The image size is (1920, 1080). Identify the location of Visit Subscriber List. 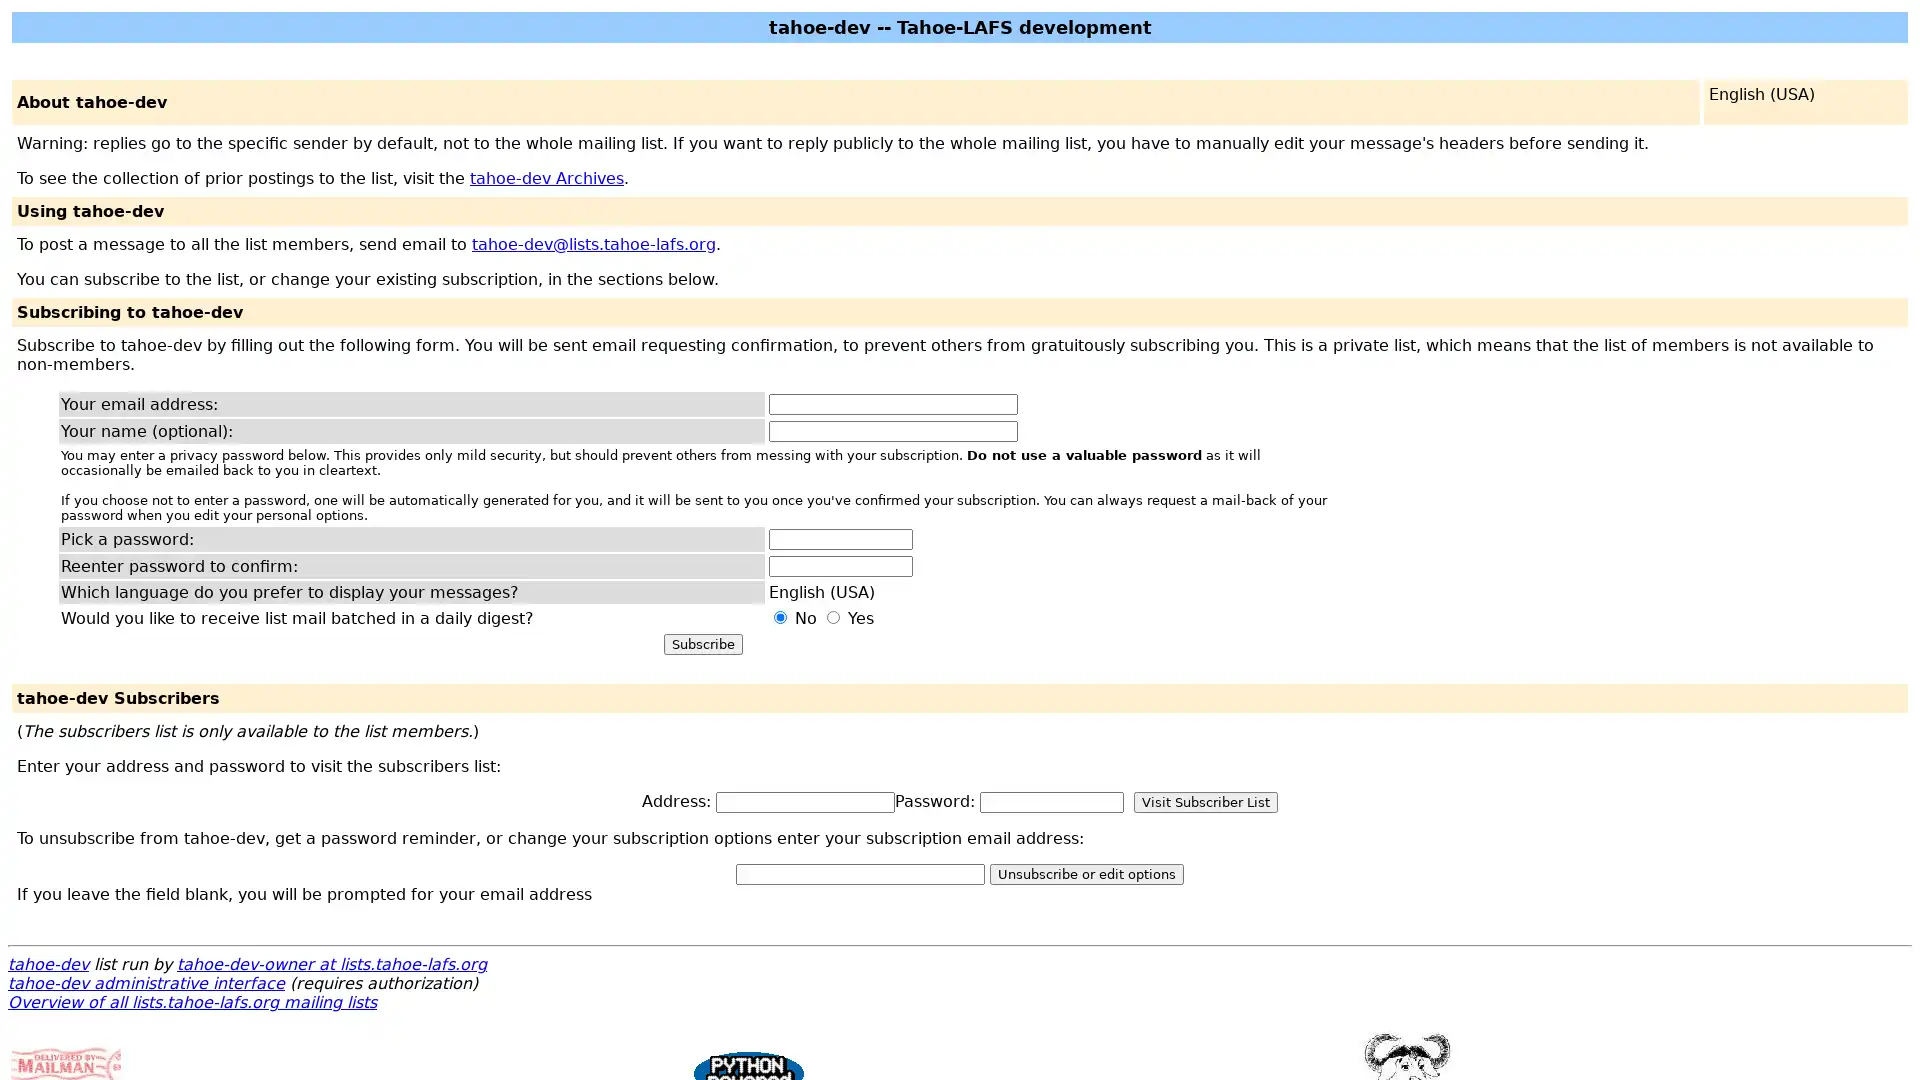
(1204, 801).